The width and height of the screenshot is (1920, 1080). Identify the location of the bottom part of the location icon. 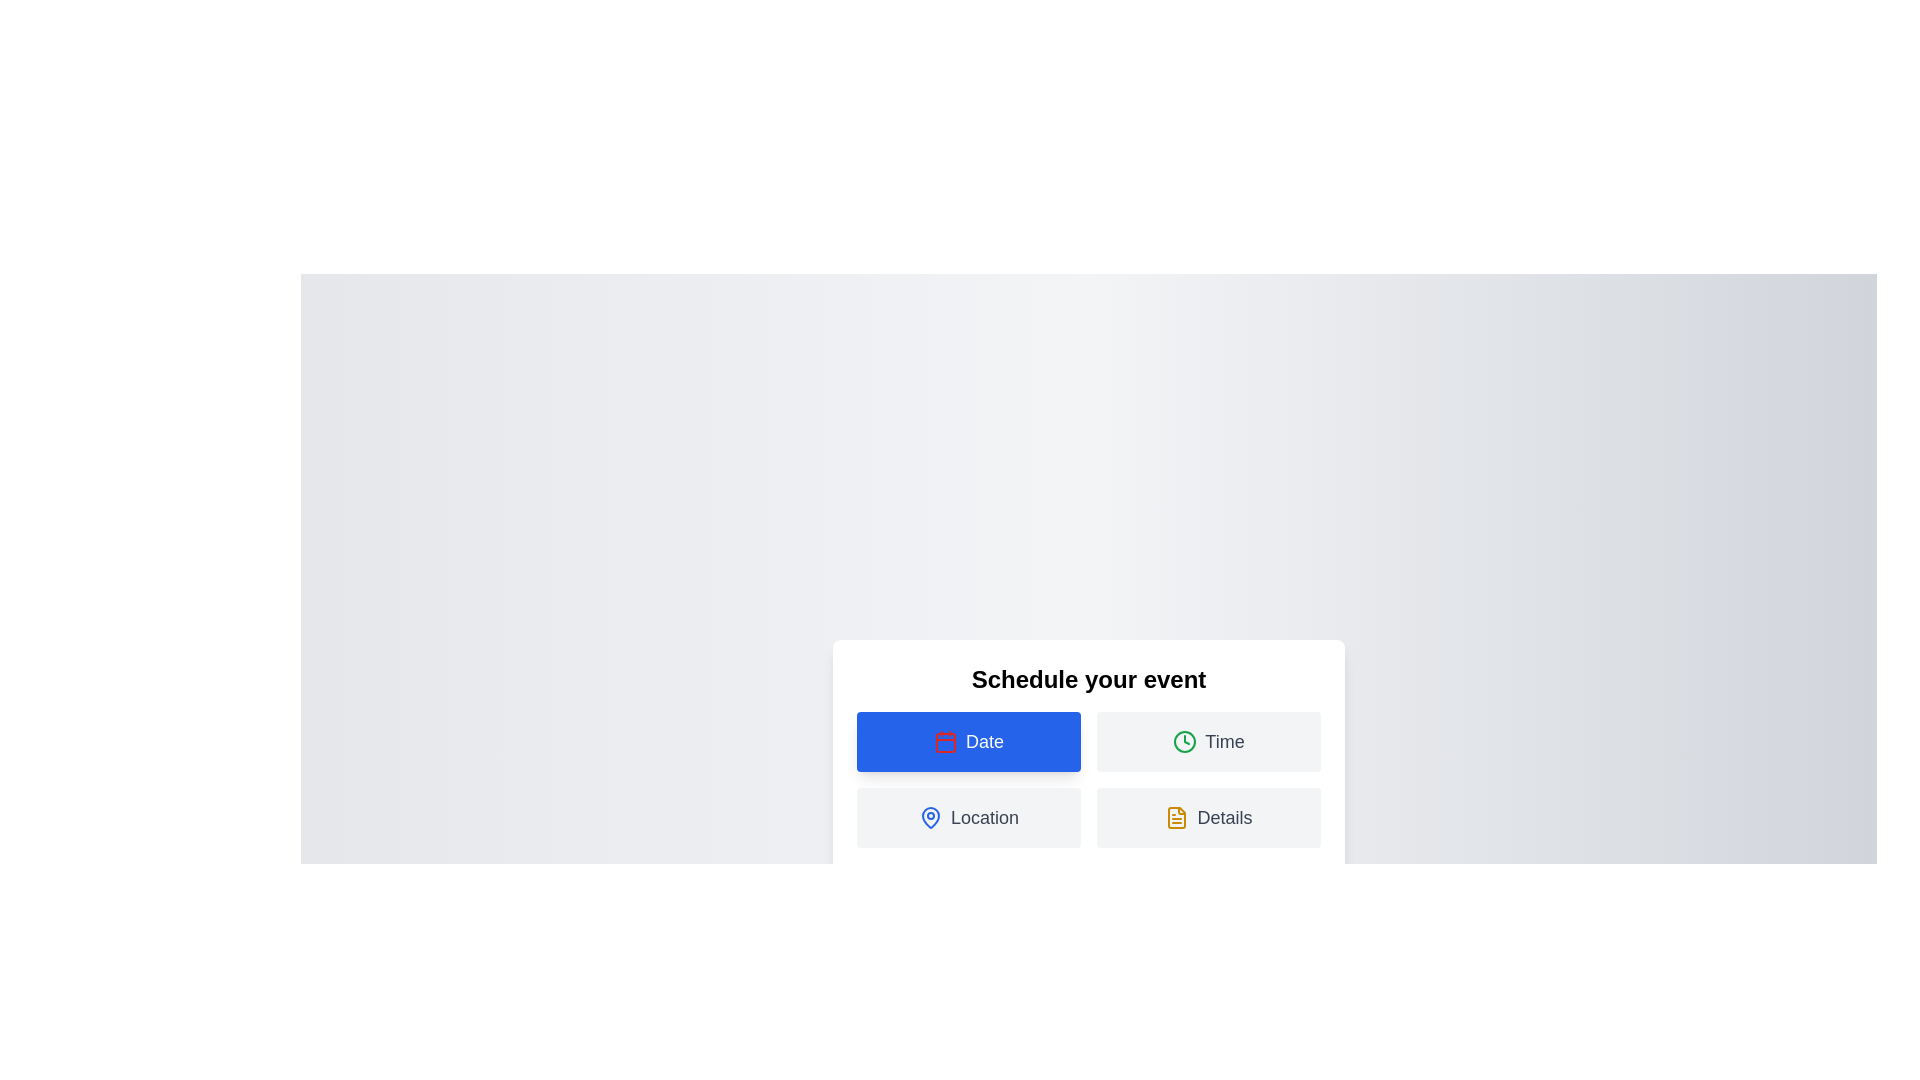
(930, 817).